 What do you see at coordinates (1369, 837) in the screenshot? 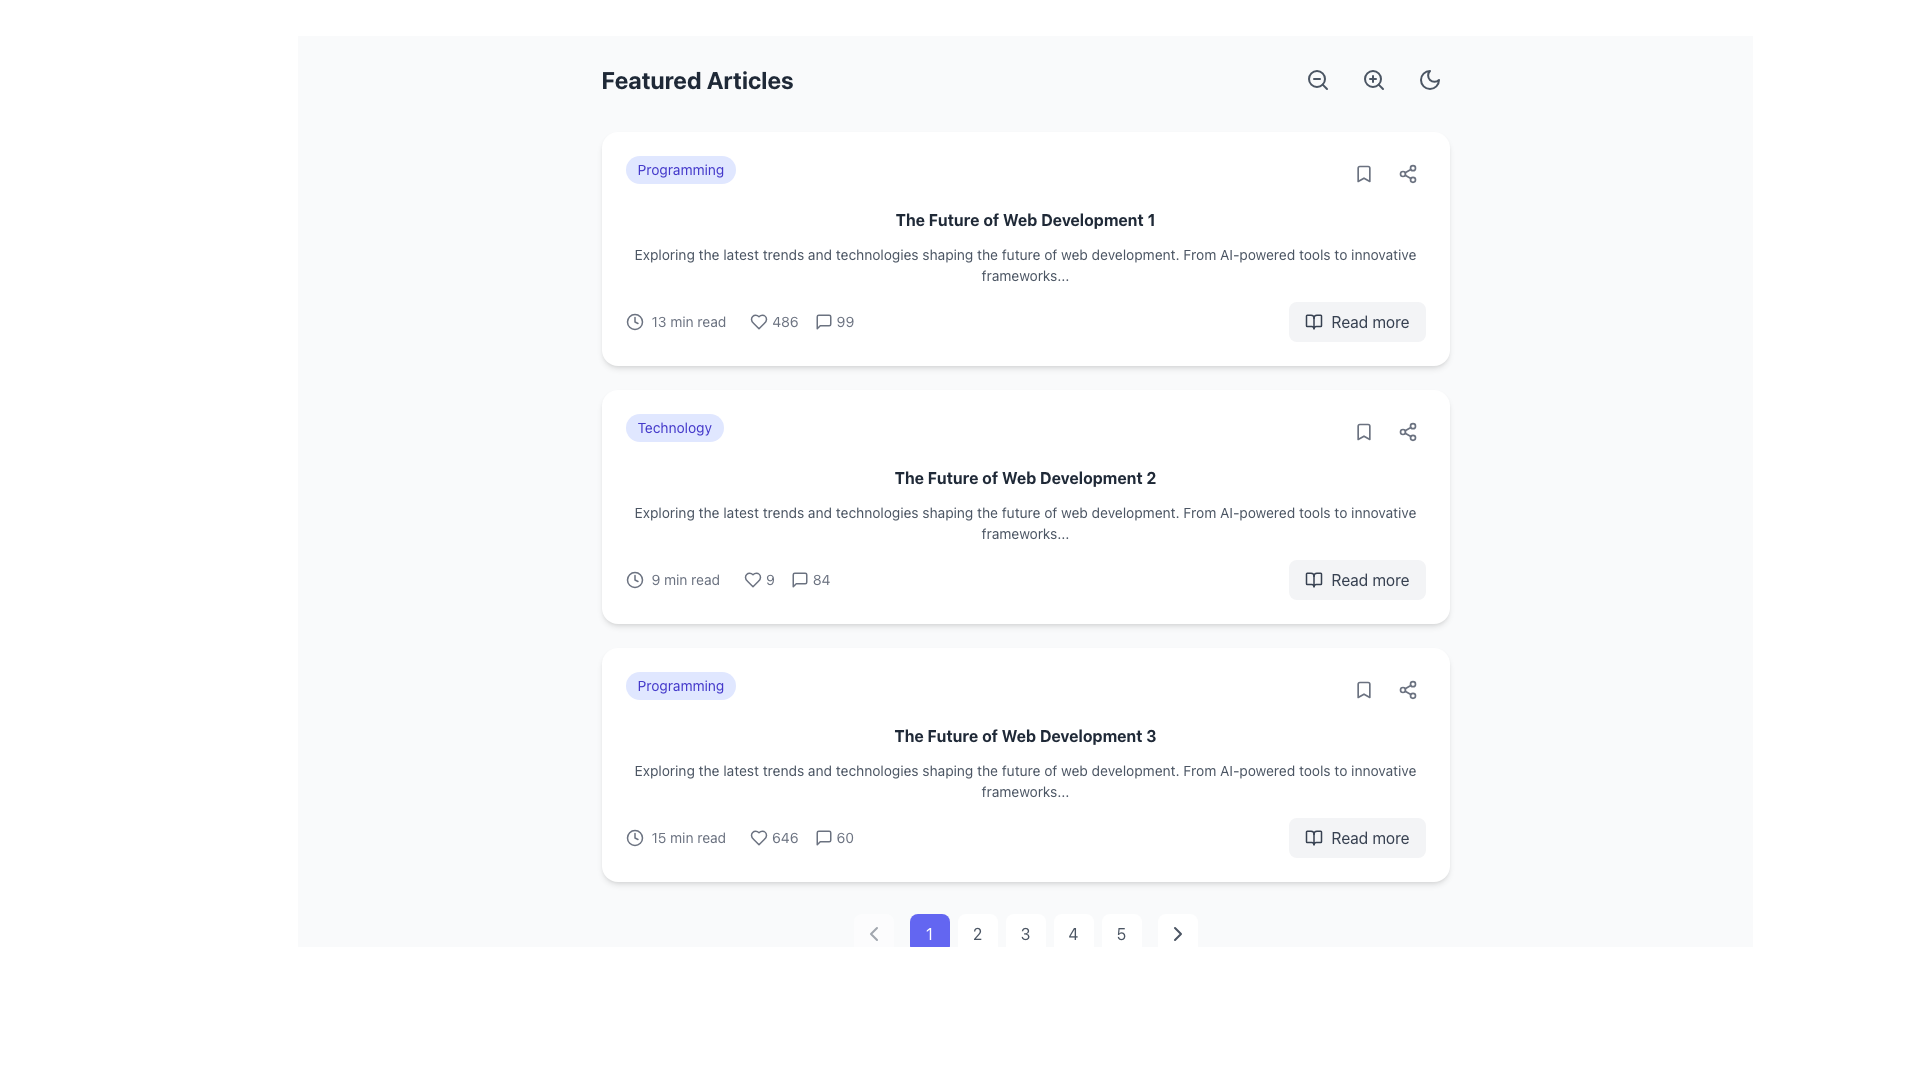
I see `the 'Read more' text label located in the bottom-right corner of the third article in the main content area` at bounding box center [1369, 837].